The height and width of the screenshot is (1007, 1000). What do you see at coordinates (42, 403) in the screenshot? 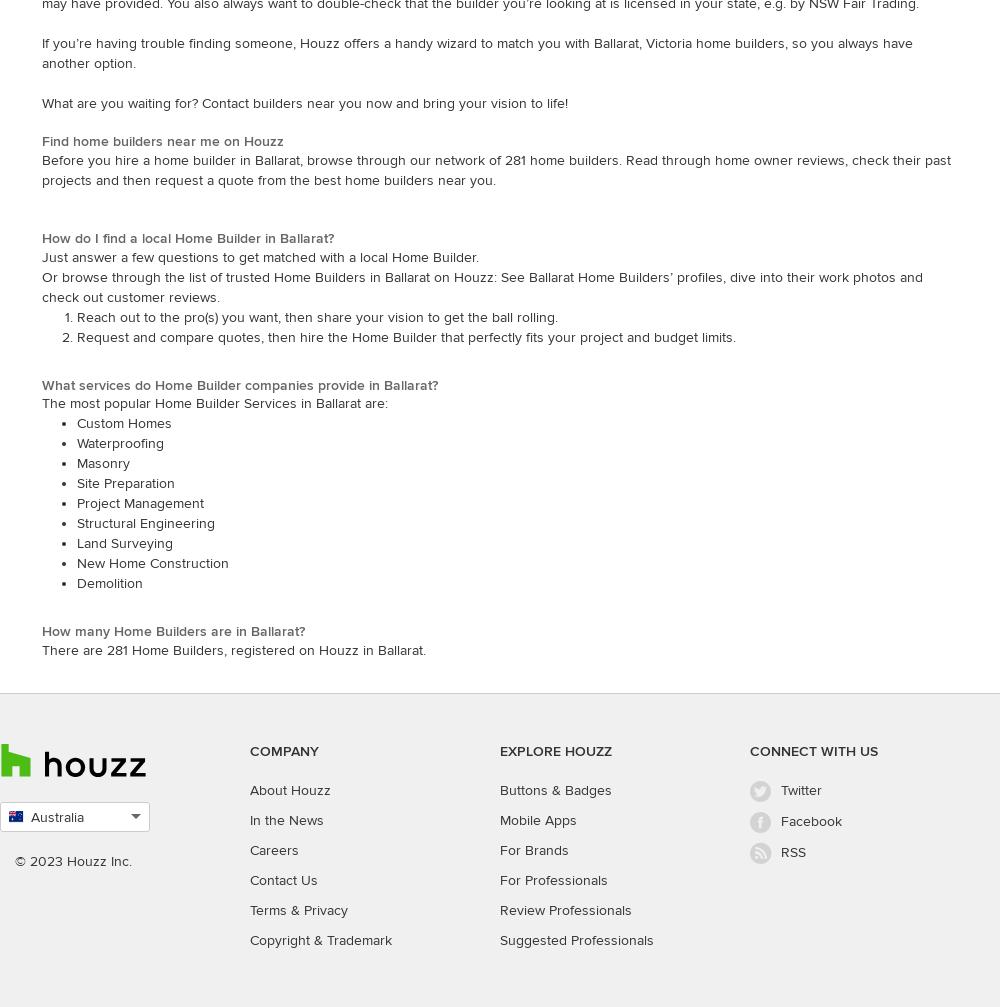
I see `'The most popular Home Builder Services in Ballarat are:'` at bounding box center [42, 403].